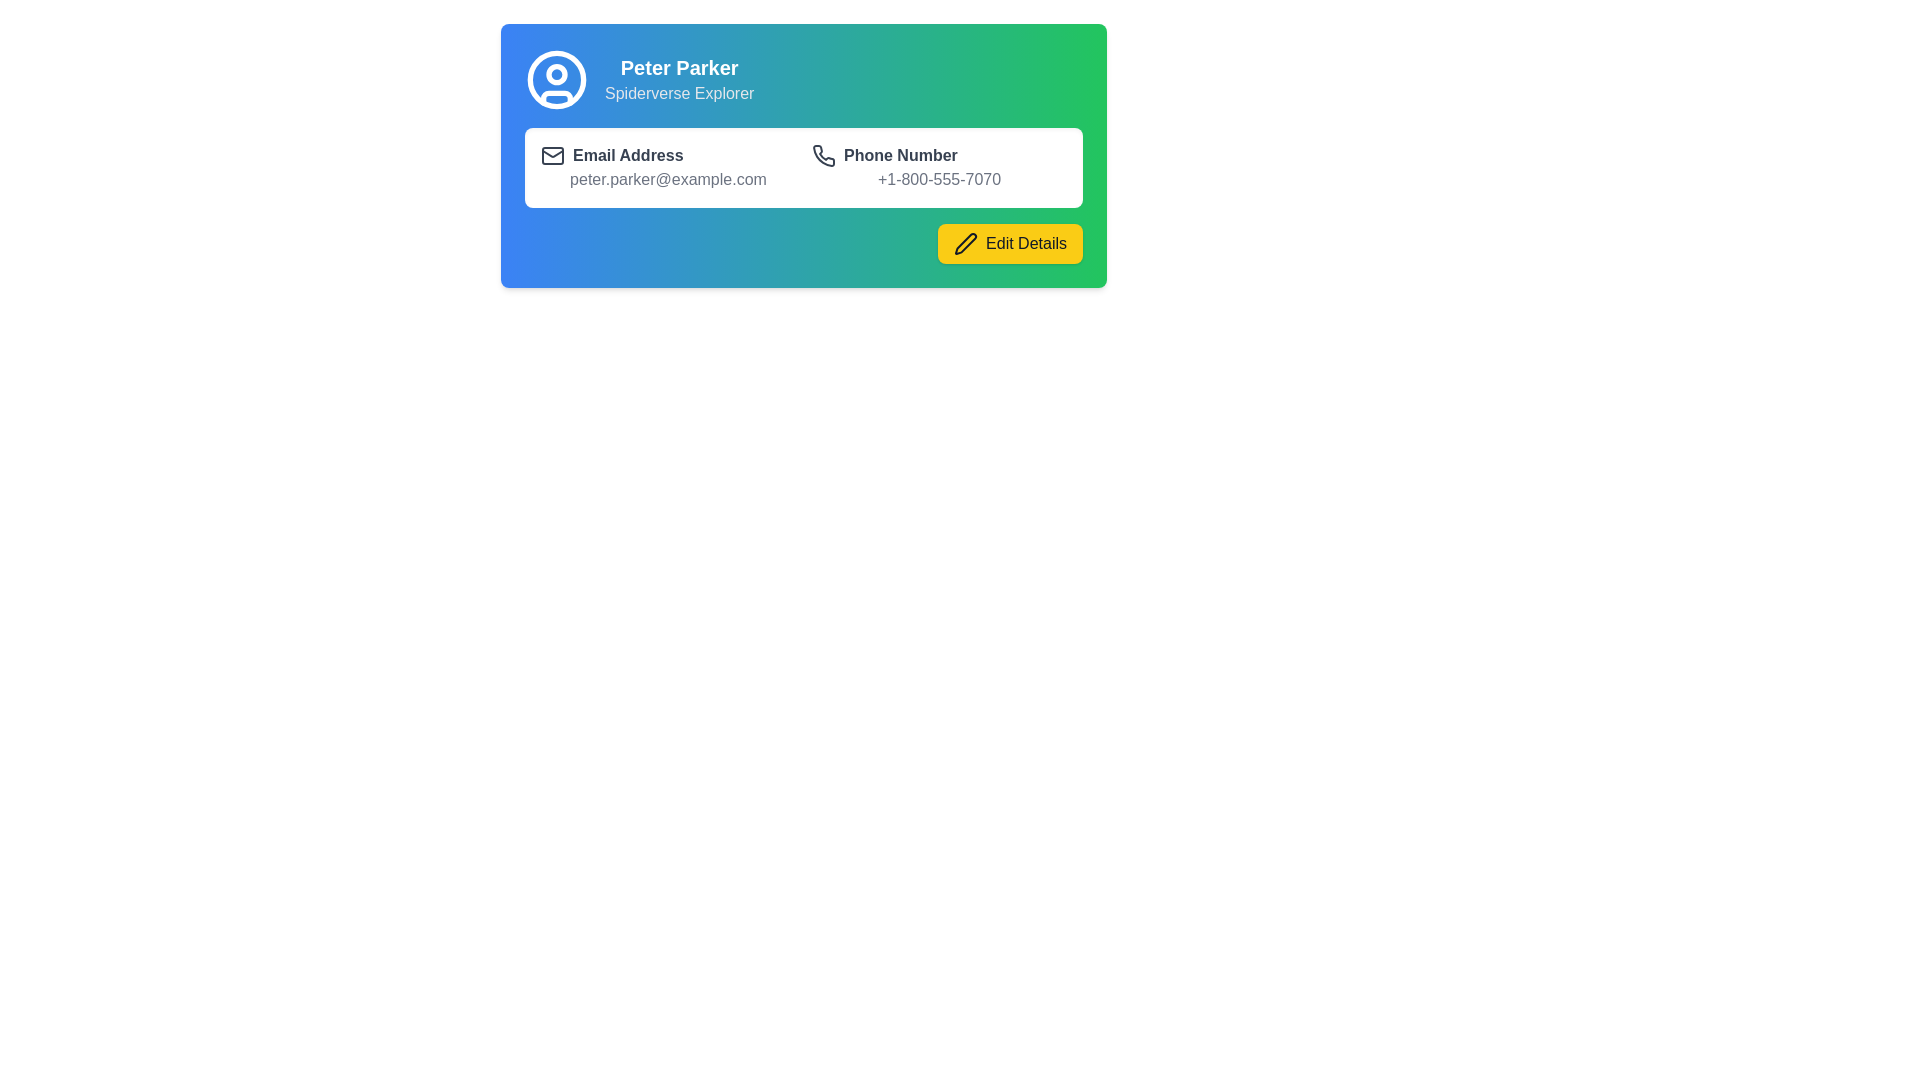 The image size is (1920, 1080). What do you see at coordinates (556, 79) in the screenshot?
I see `the circular user icon with a white border and user silhouette, located at the top-left corner of the profile section, adjacent to the text 'Peter Parker' and 'Spiderverse Explorer'` at bounding box center [556, 79].